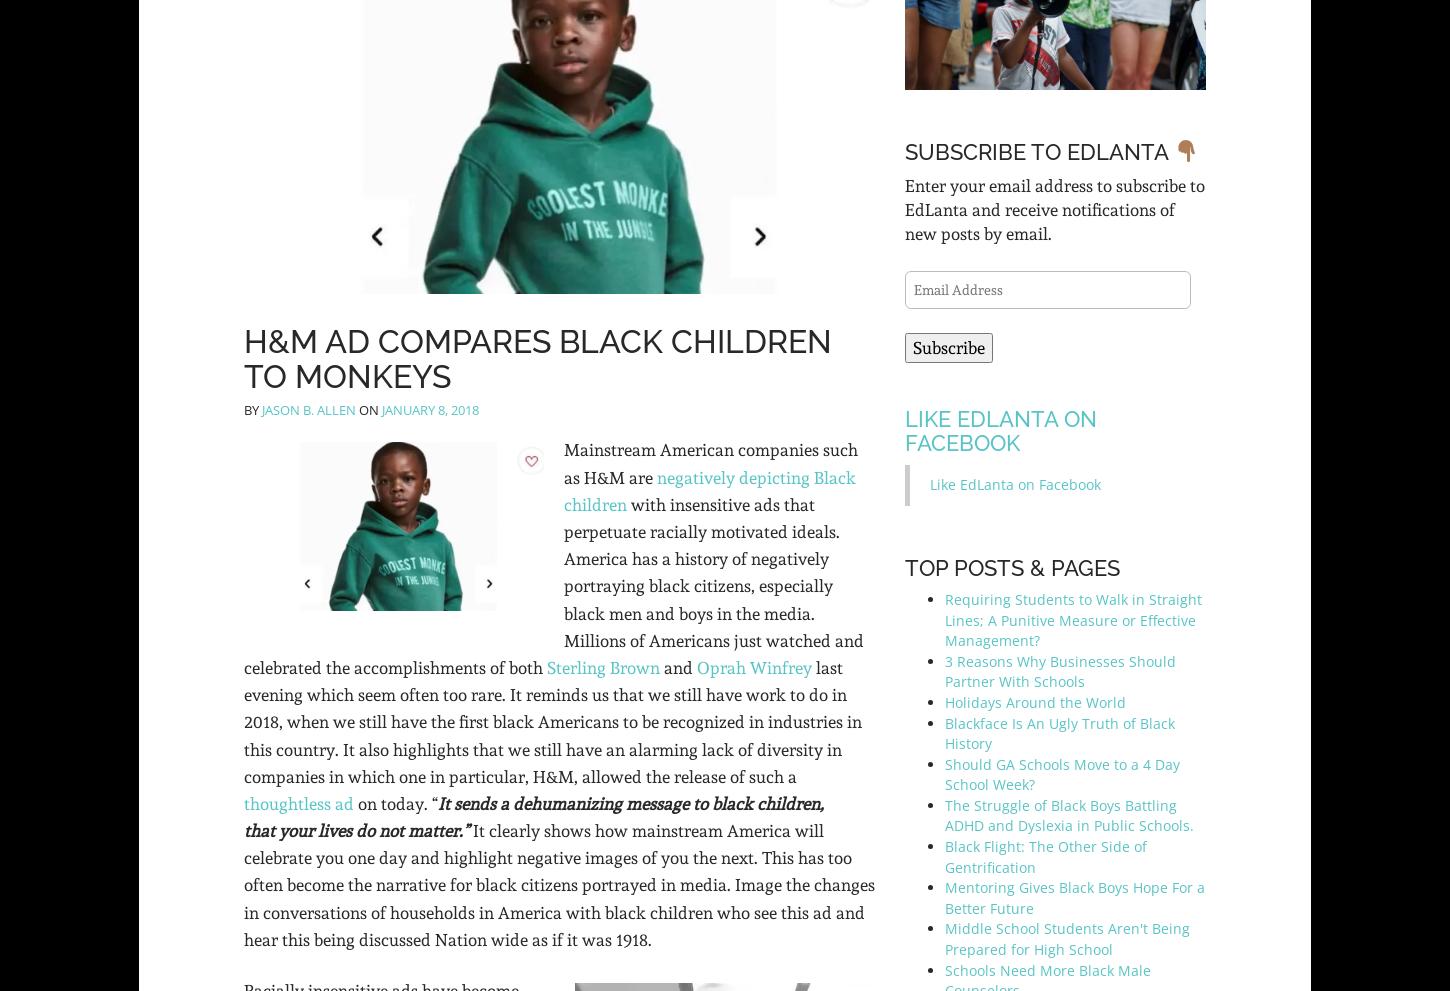  Describe the element at coordinates (1060, 670) in the screenshot. I see `'3 Reasons Why Businesses Should Partner With Schools'` at that location.